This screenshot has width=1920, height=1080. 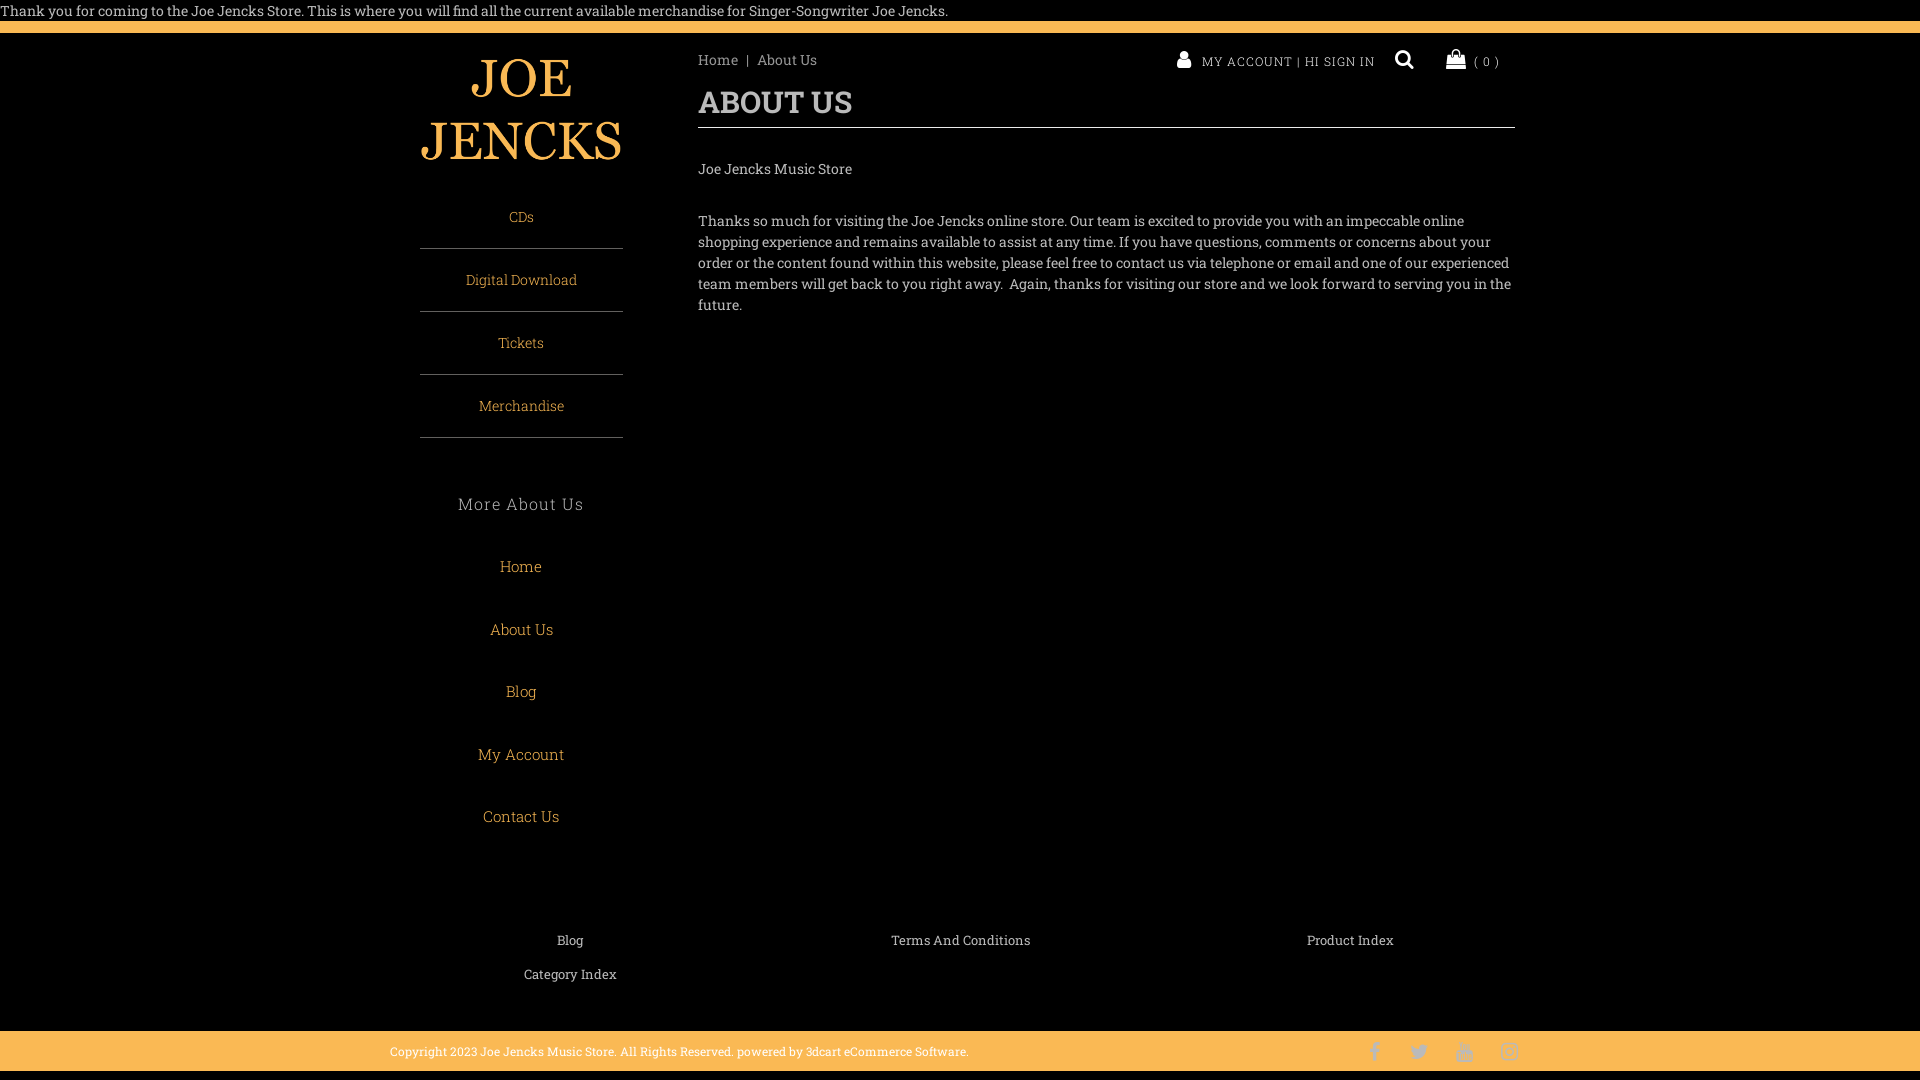 What do you see at coordinates (521, 216) in the screenshot?
I see `'CDs'` at bounding box center [521, 216].